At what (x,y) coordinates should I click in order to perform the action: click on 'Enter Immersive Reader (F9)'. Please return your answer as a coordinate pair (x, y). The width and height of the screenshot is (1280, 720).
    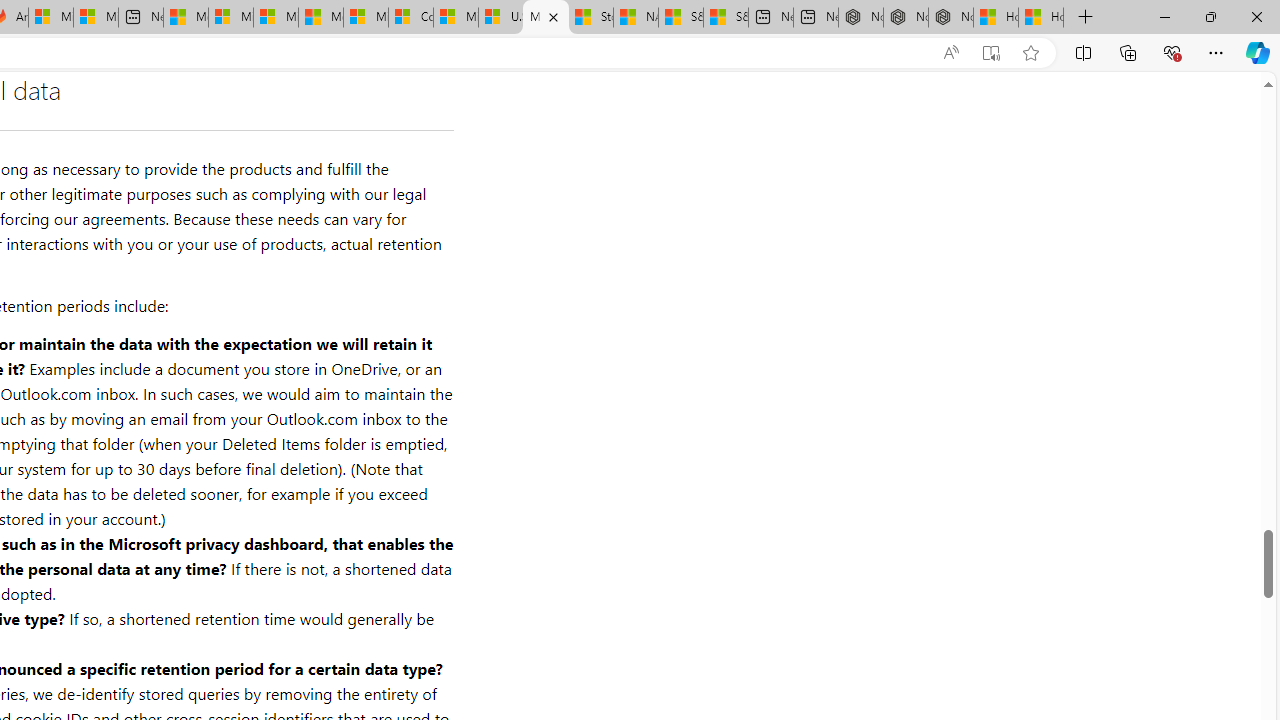
    Looking at the image, I should click on (991, 52).